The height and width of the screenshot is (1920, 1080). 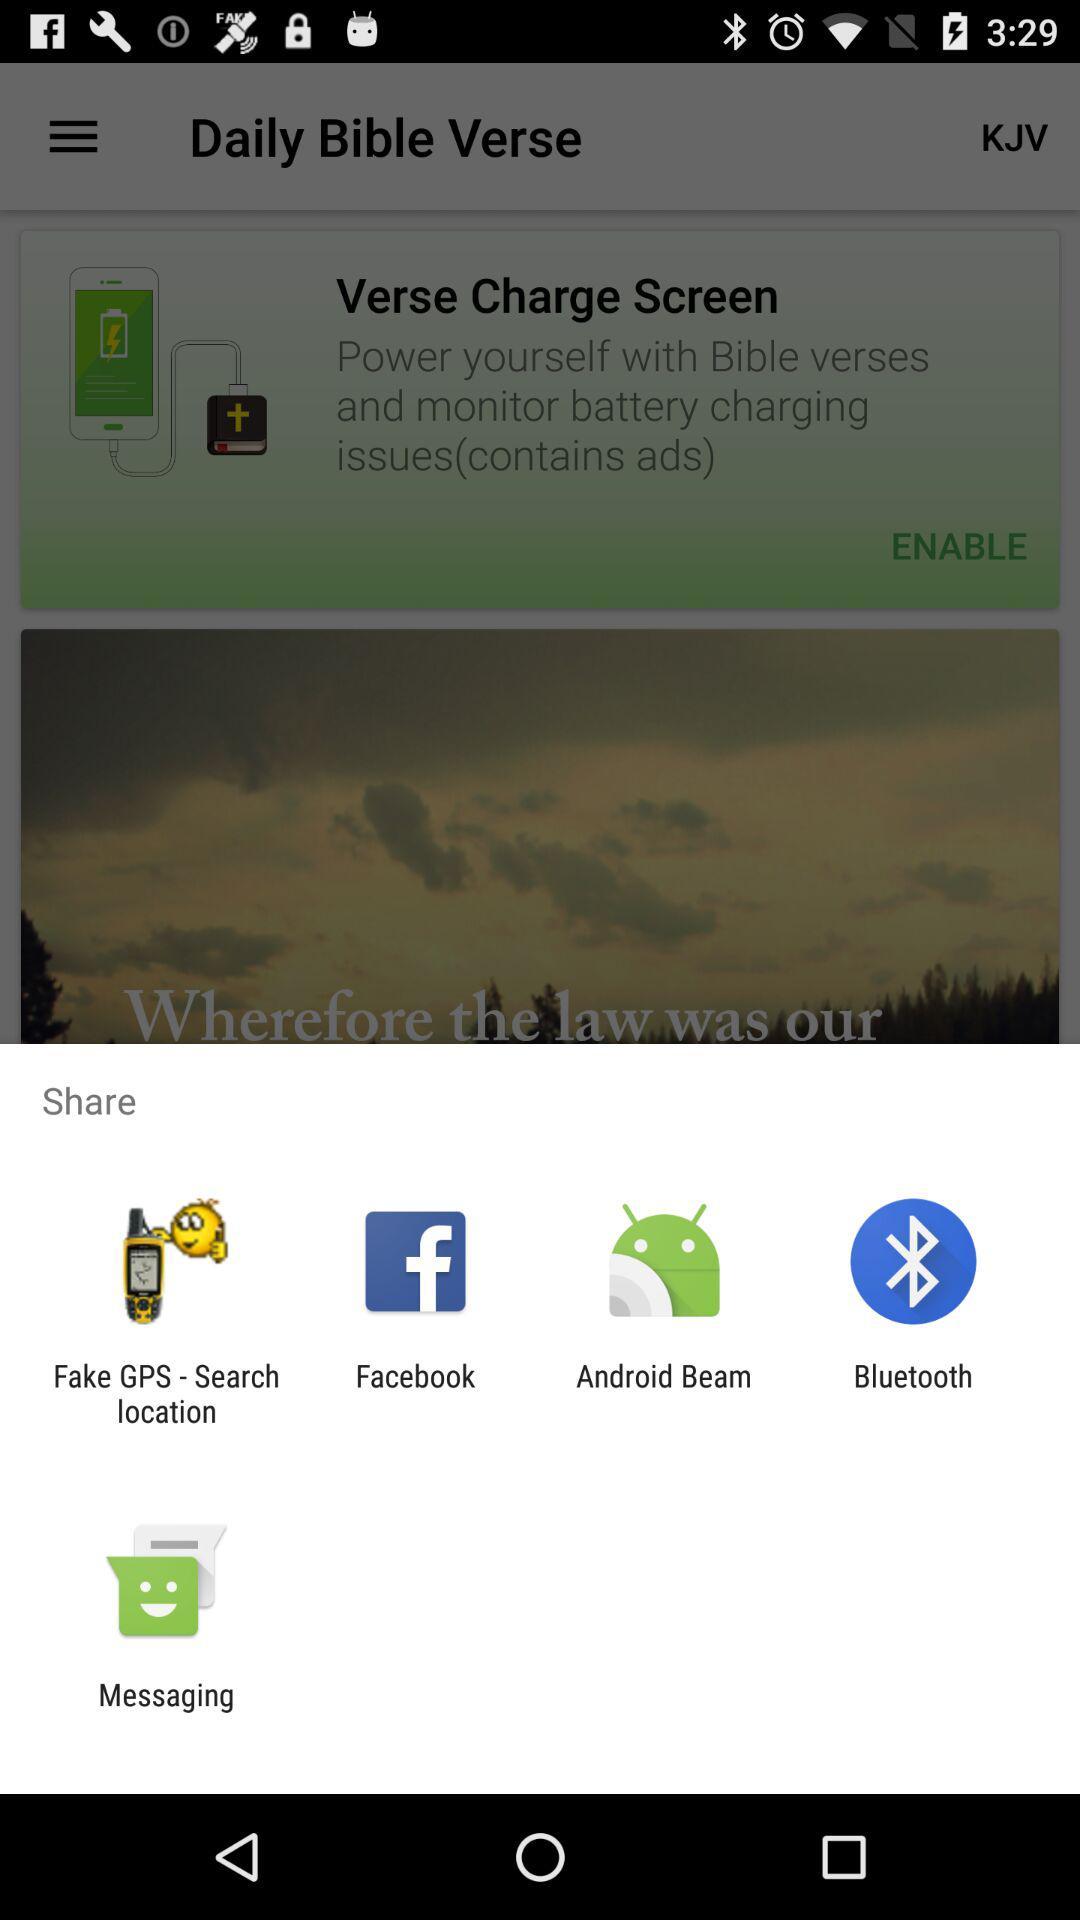 I want to click on the app next to the facebook icon, so click(x=165, y=1392).